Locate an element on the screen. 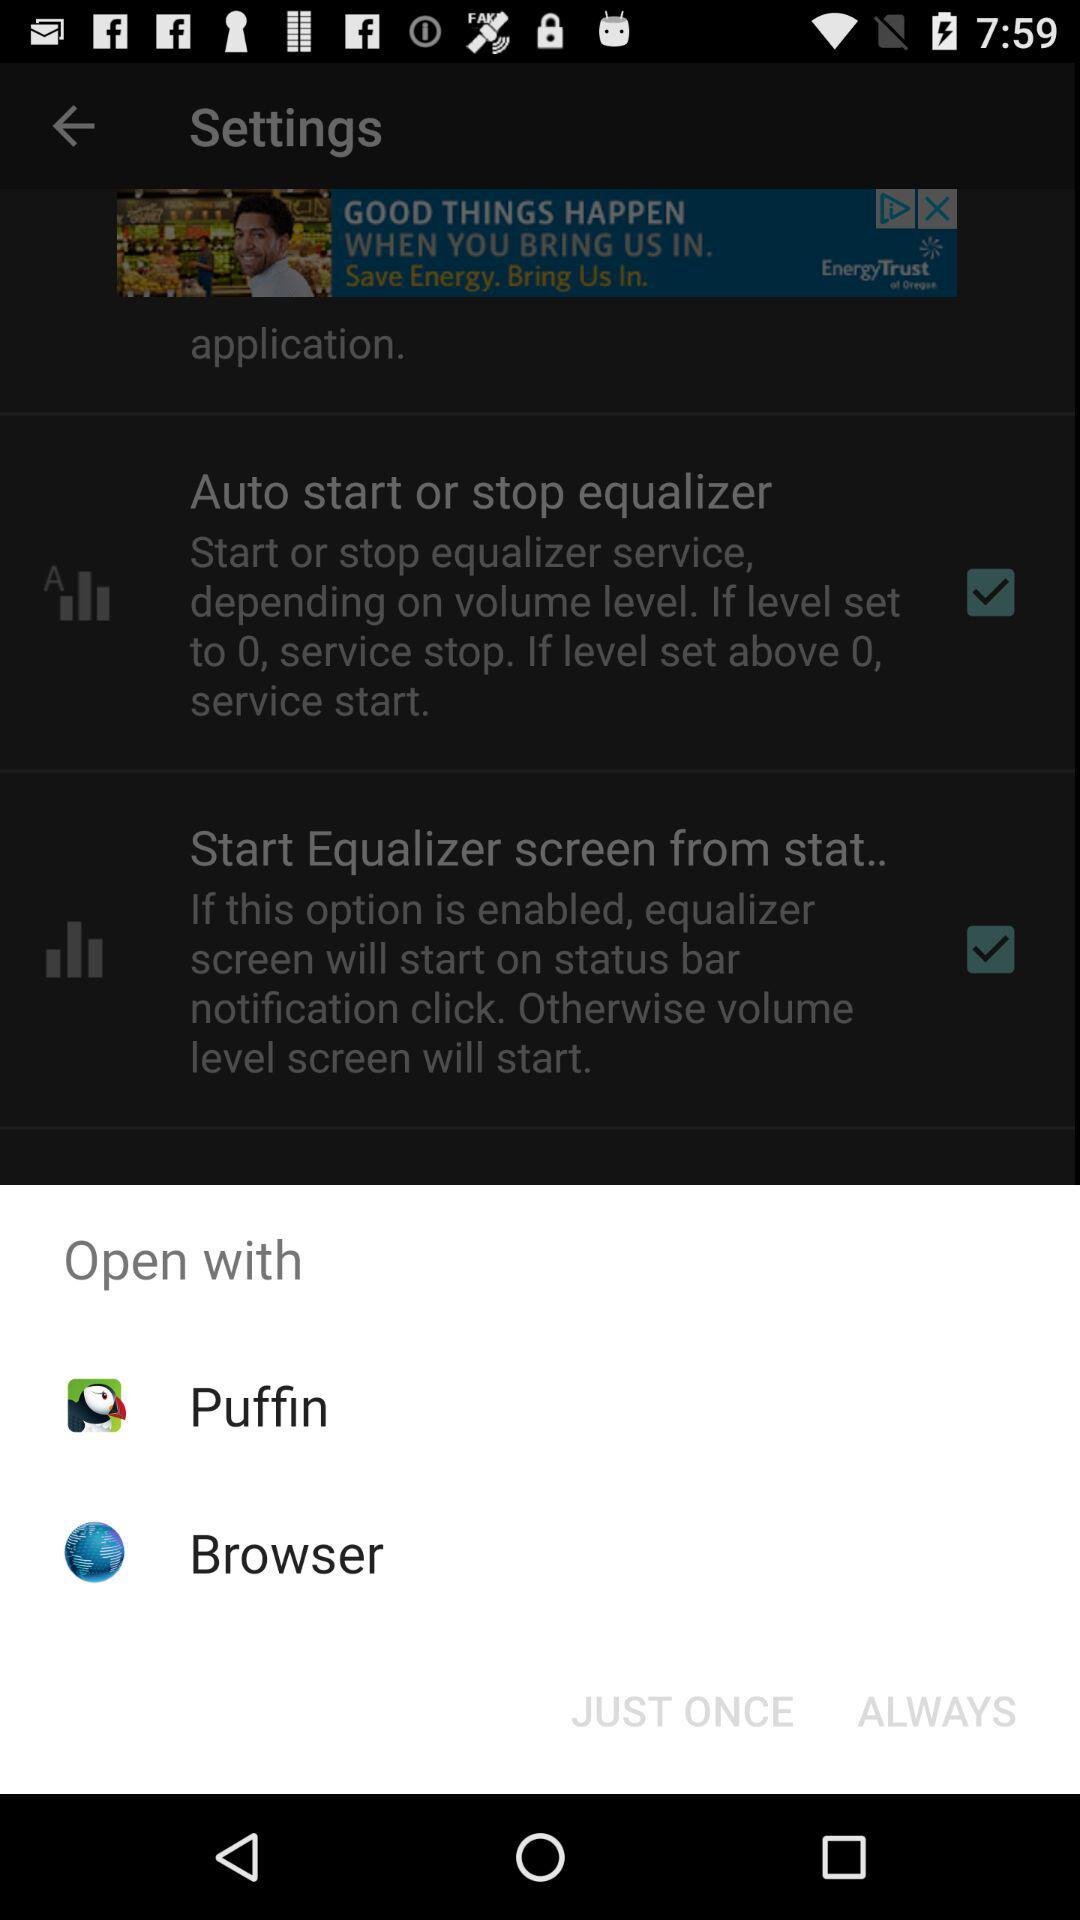  icon below open with item is located at coordinates (681, 1708).